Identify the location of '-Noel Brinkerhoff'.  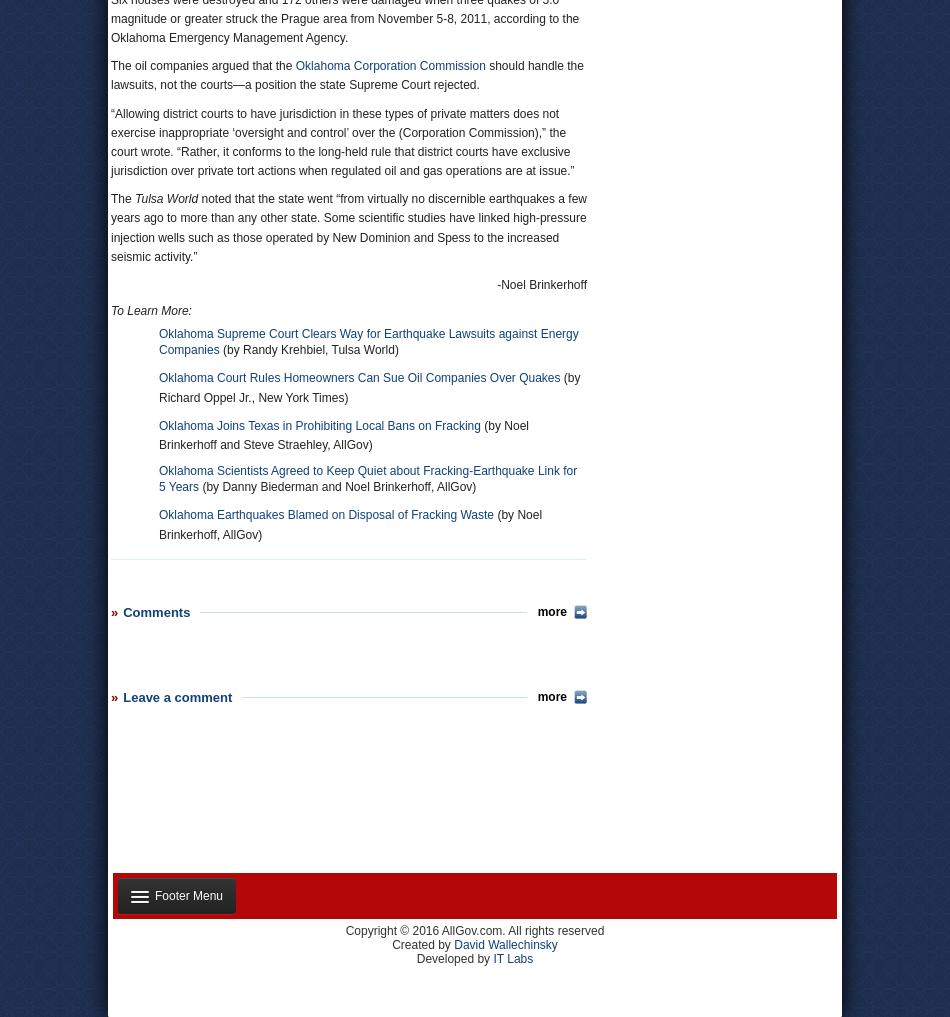
(541, 284).